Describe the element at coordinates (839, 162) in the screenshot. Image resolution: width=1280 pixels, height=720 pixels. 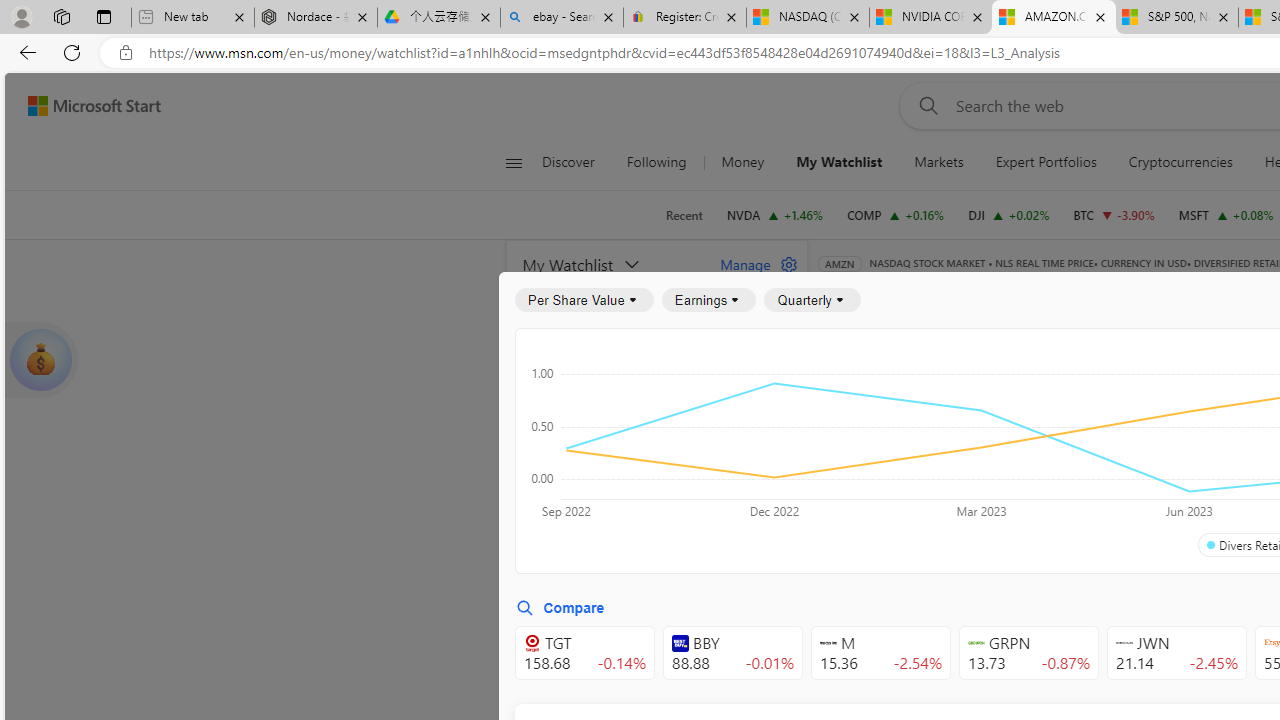
I see `'My Watchlist'` at that location.